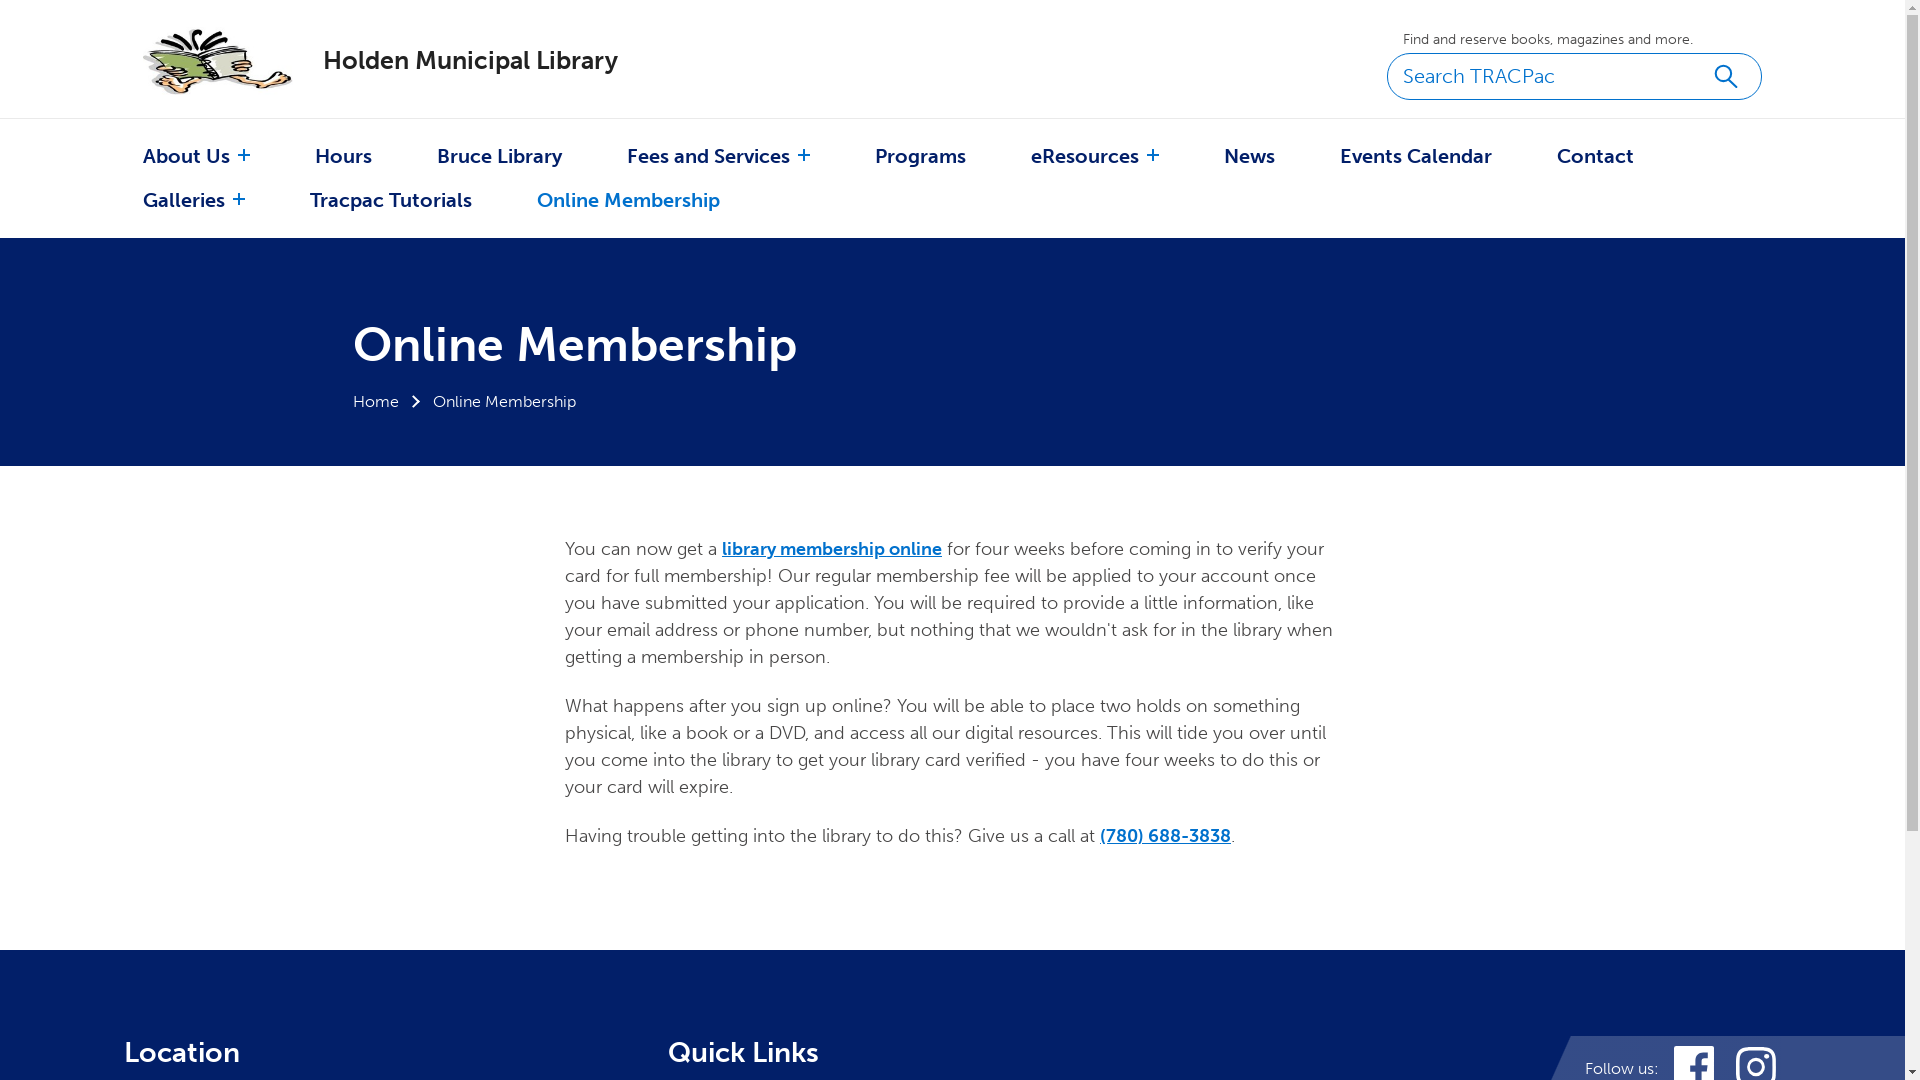  Describe the element at coordinates (708, 154) in the screenshot. I see `'Fees and Services'` at that location.